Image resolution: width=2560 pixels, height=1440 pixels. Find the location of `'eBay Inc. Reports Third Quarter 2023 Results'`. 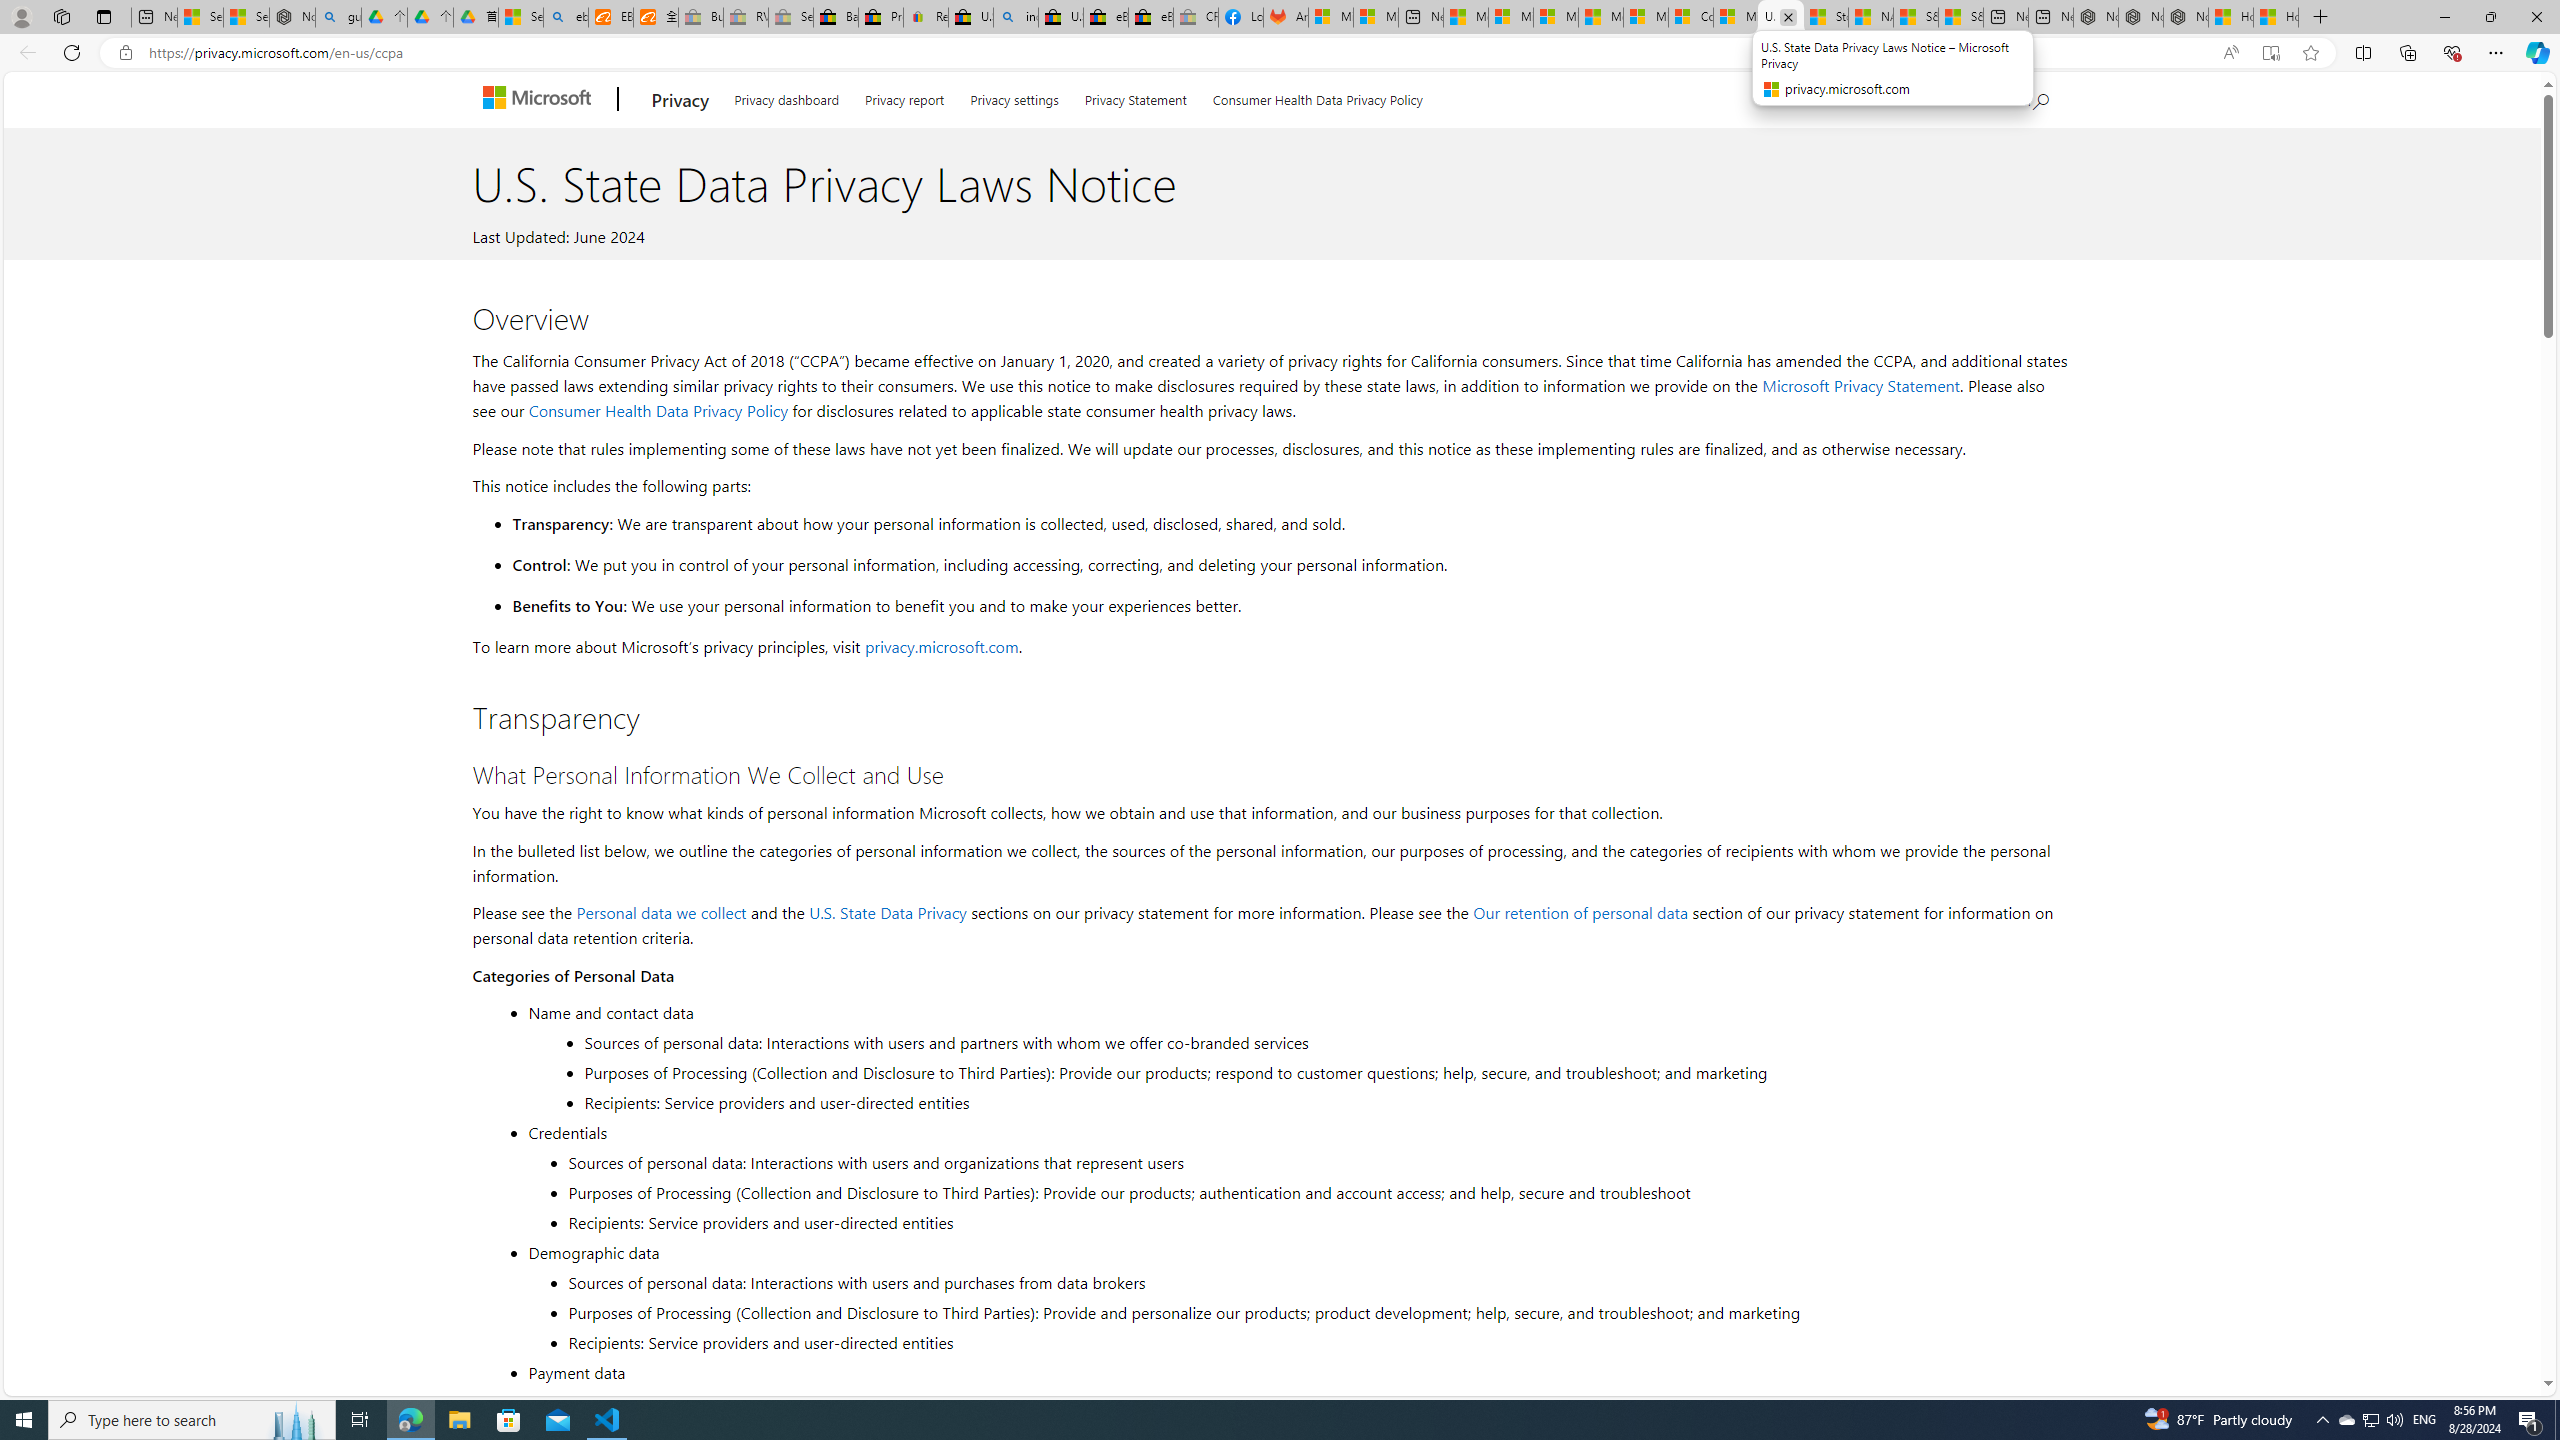

'eBay Inc. Reports Third Quarter 2023 Results' is located at coordinates (1151, 16).